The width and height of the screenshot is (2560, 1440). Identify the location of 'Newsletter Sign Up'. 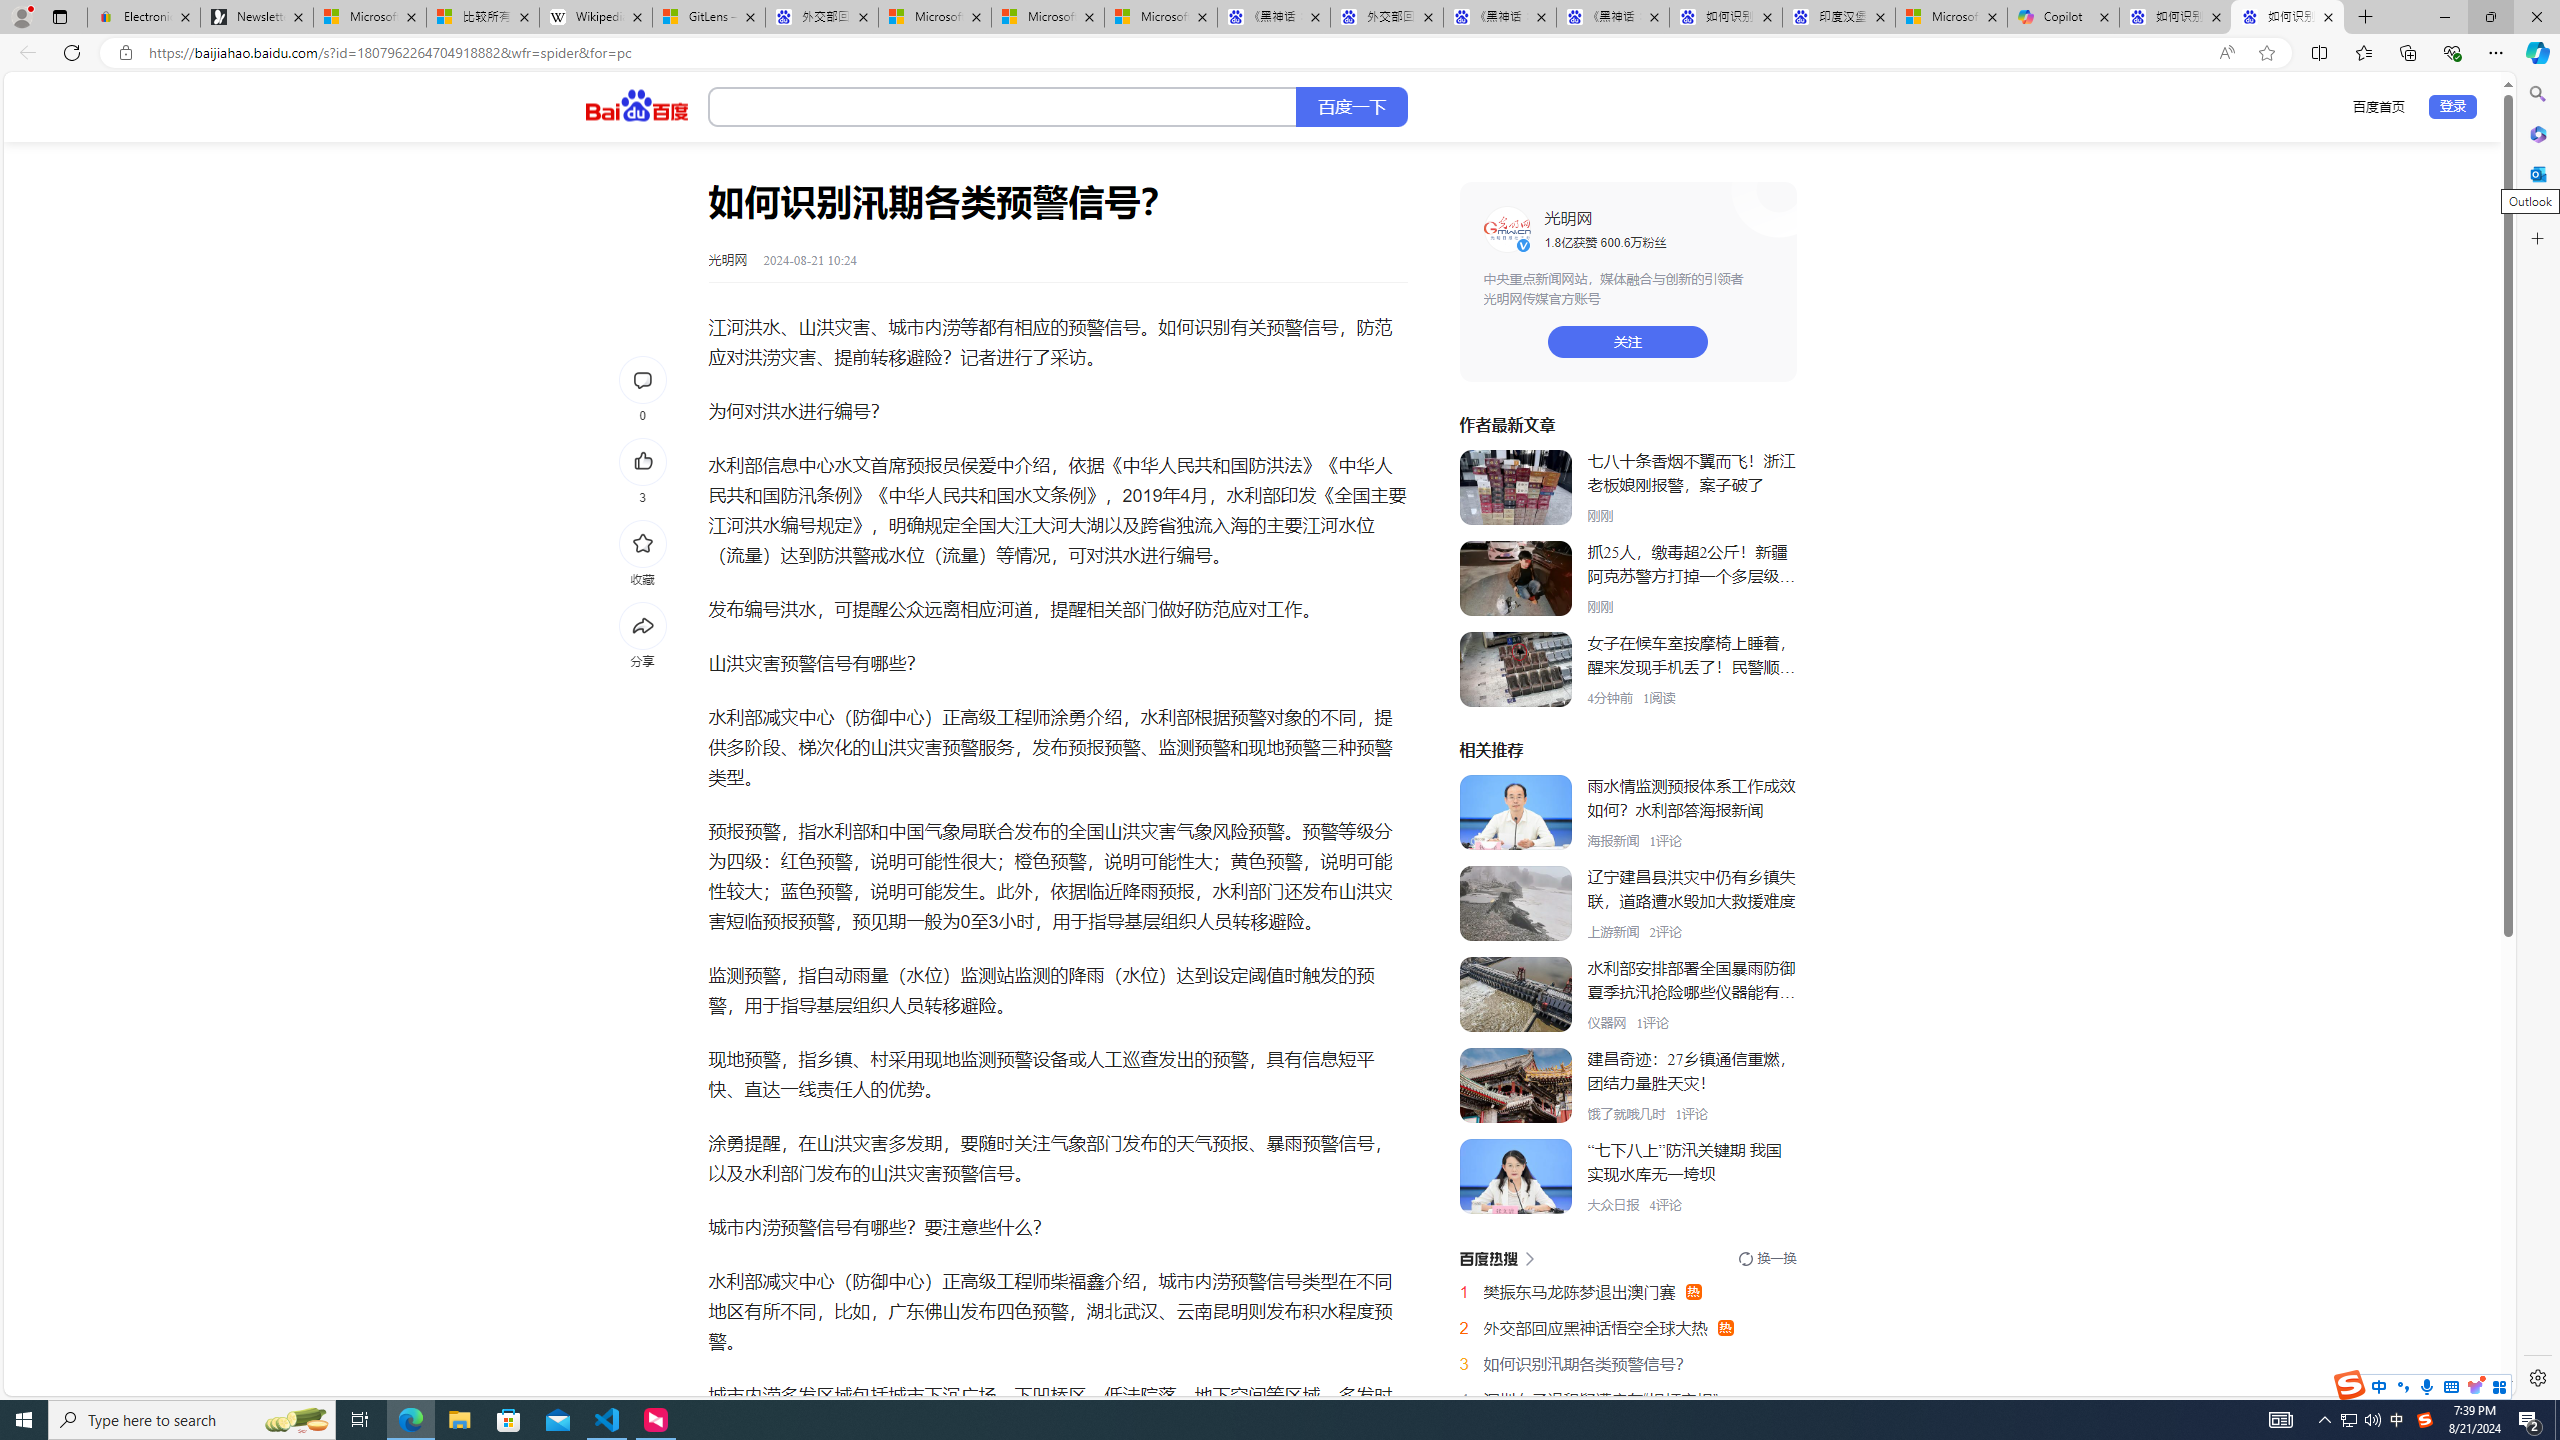
(256, 16).